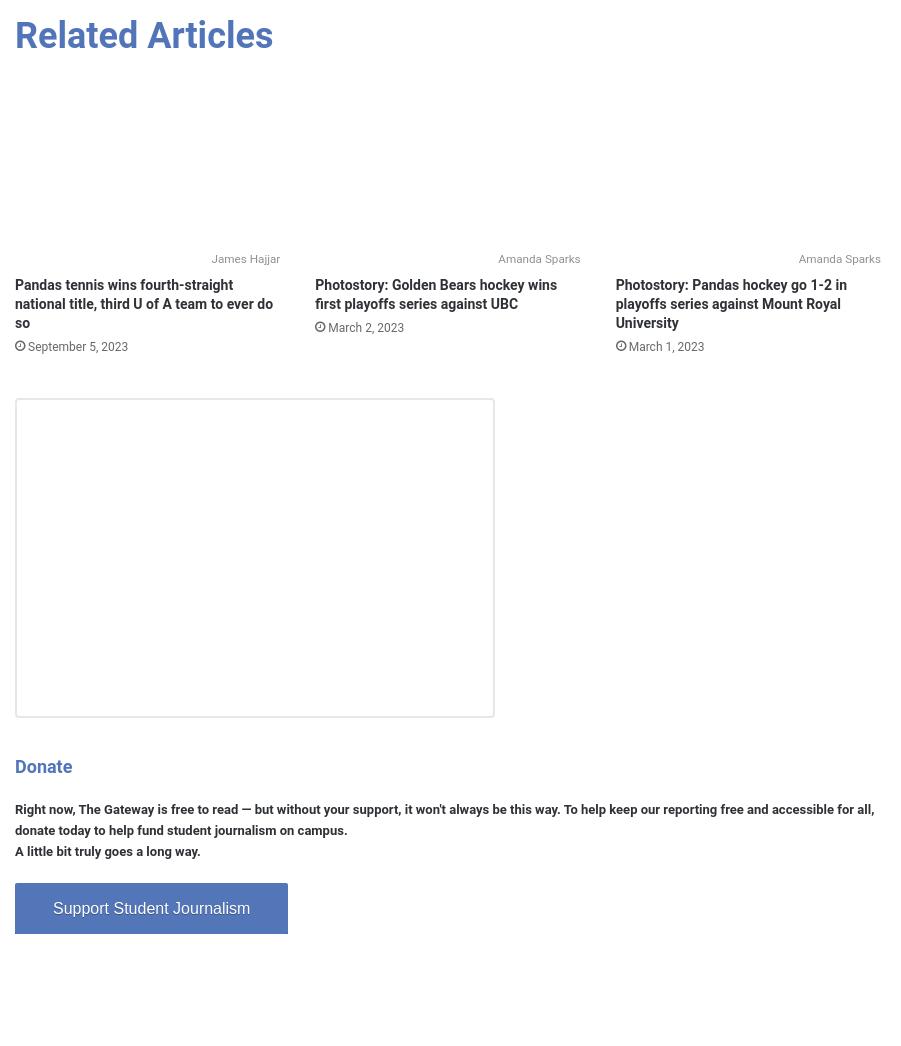 The image size is (901, 1046). What do you see at coordinates (107, 850) in the screenshot?
I see `'A little bit truly goes a long way.'` at bounding box center [107, 850].